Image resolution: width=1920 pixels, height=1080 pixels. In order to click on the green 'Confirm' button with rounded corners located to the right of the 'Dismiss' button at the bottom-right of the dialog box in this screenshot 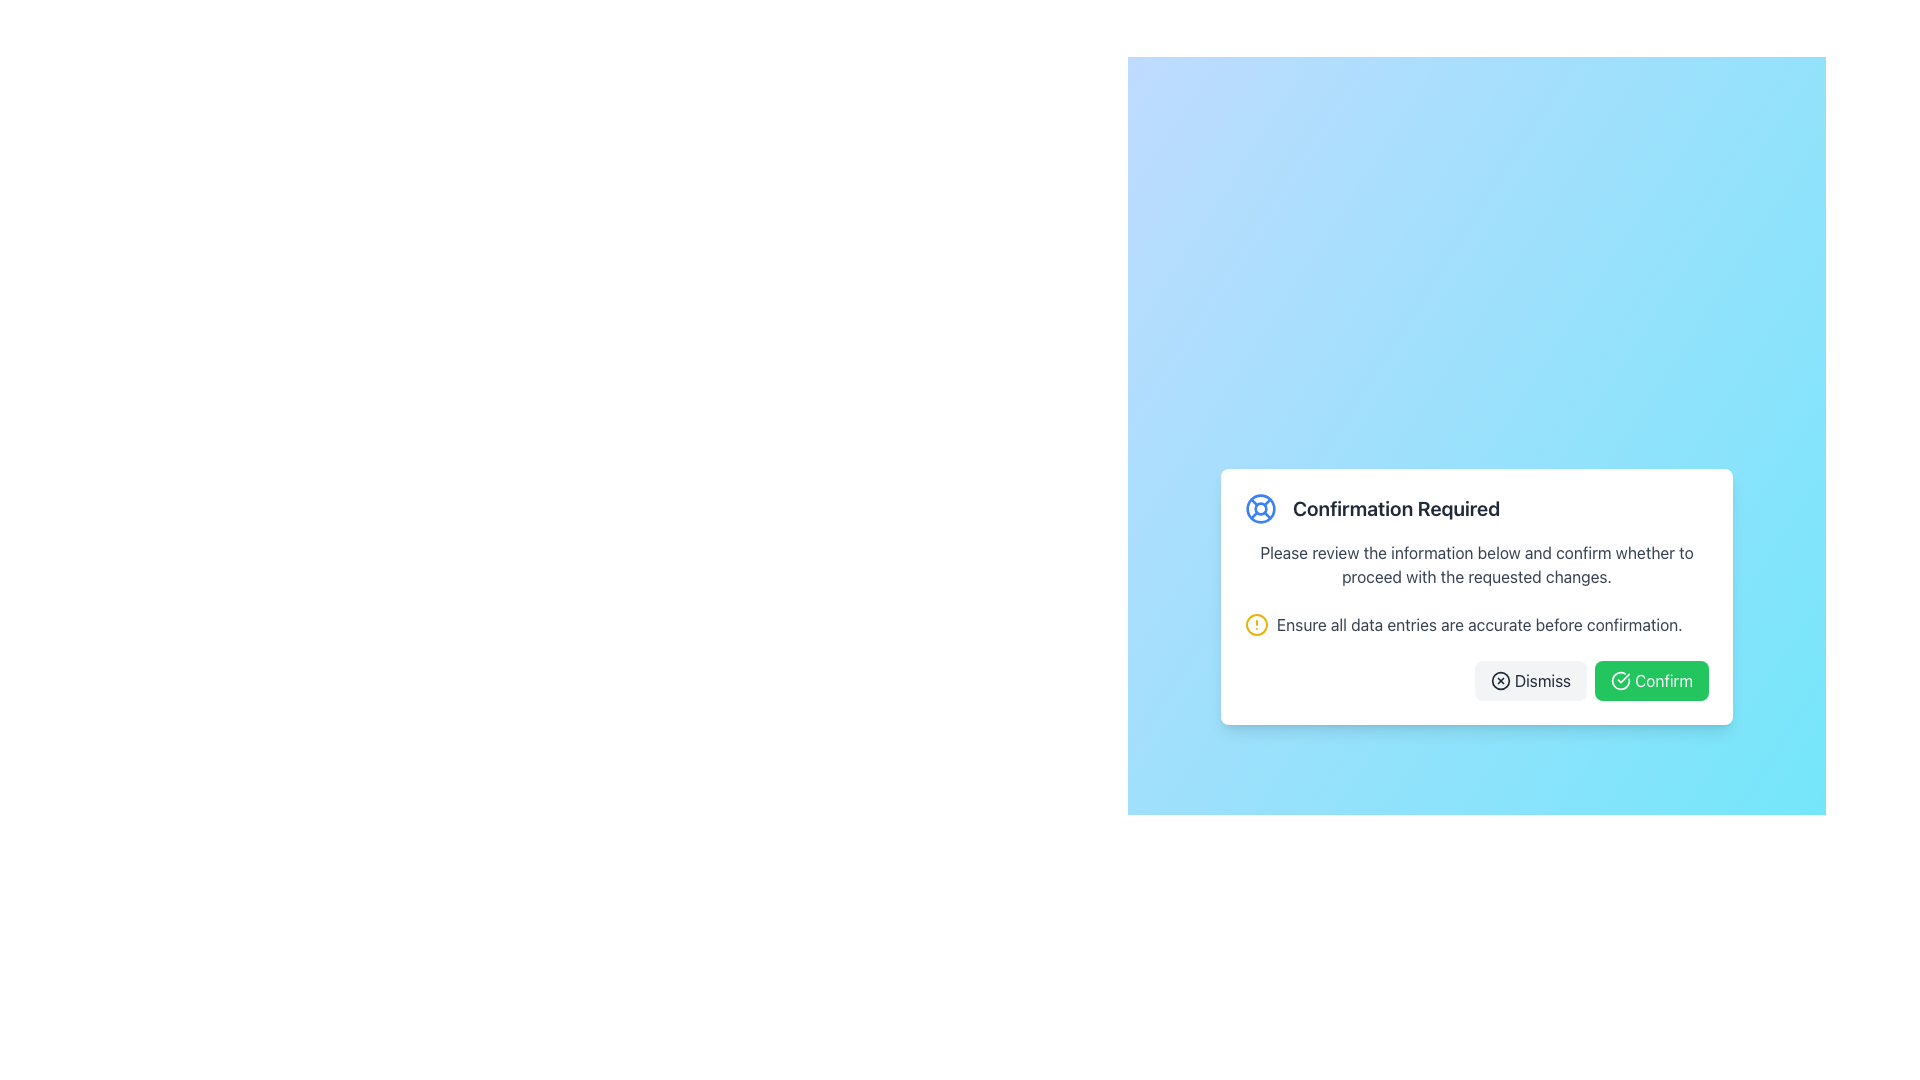, I will do `click(1651, 680)`.